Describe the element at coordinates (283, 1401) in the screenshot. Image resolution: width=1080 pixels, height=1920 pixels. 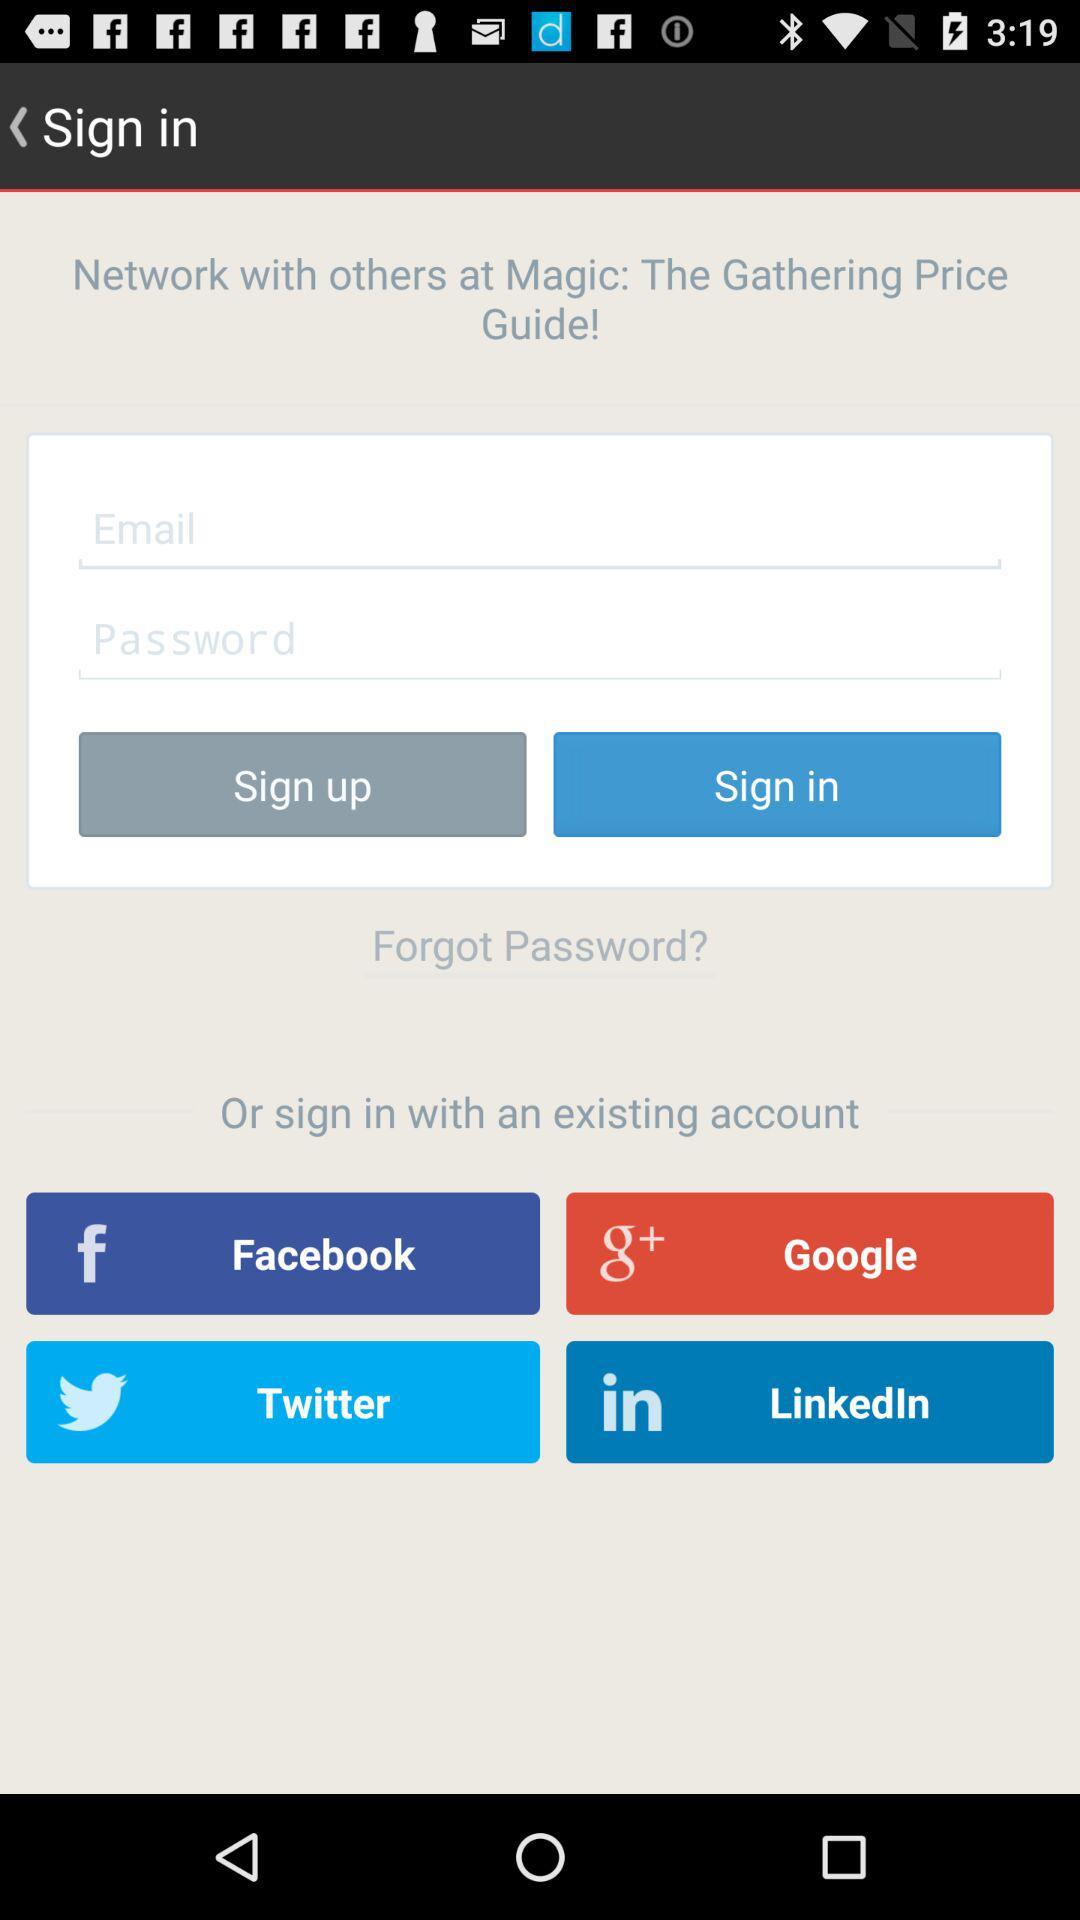
I see `the icon next to the linkedin app` at that location.